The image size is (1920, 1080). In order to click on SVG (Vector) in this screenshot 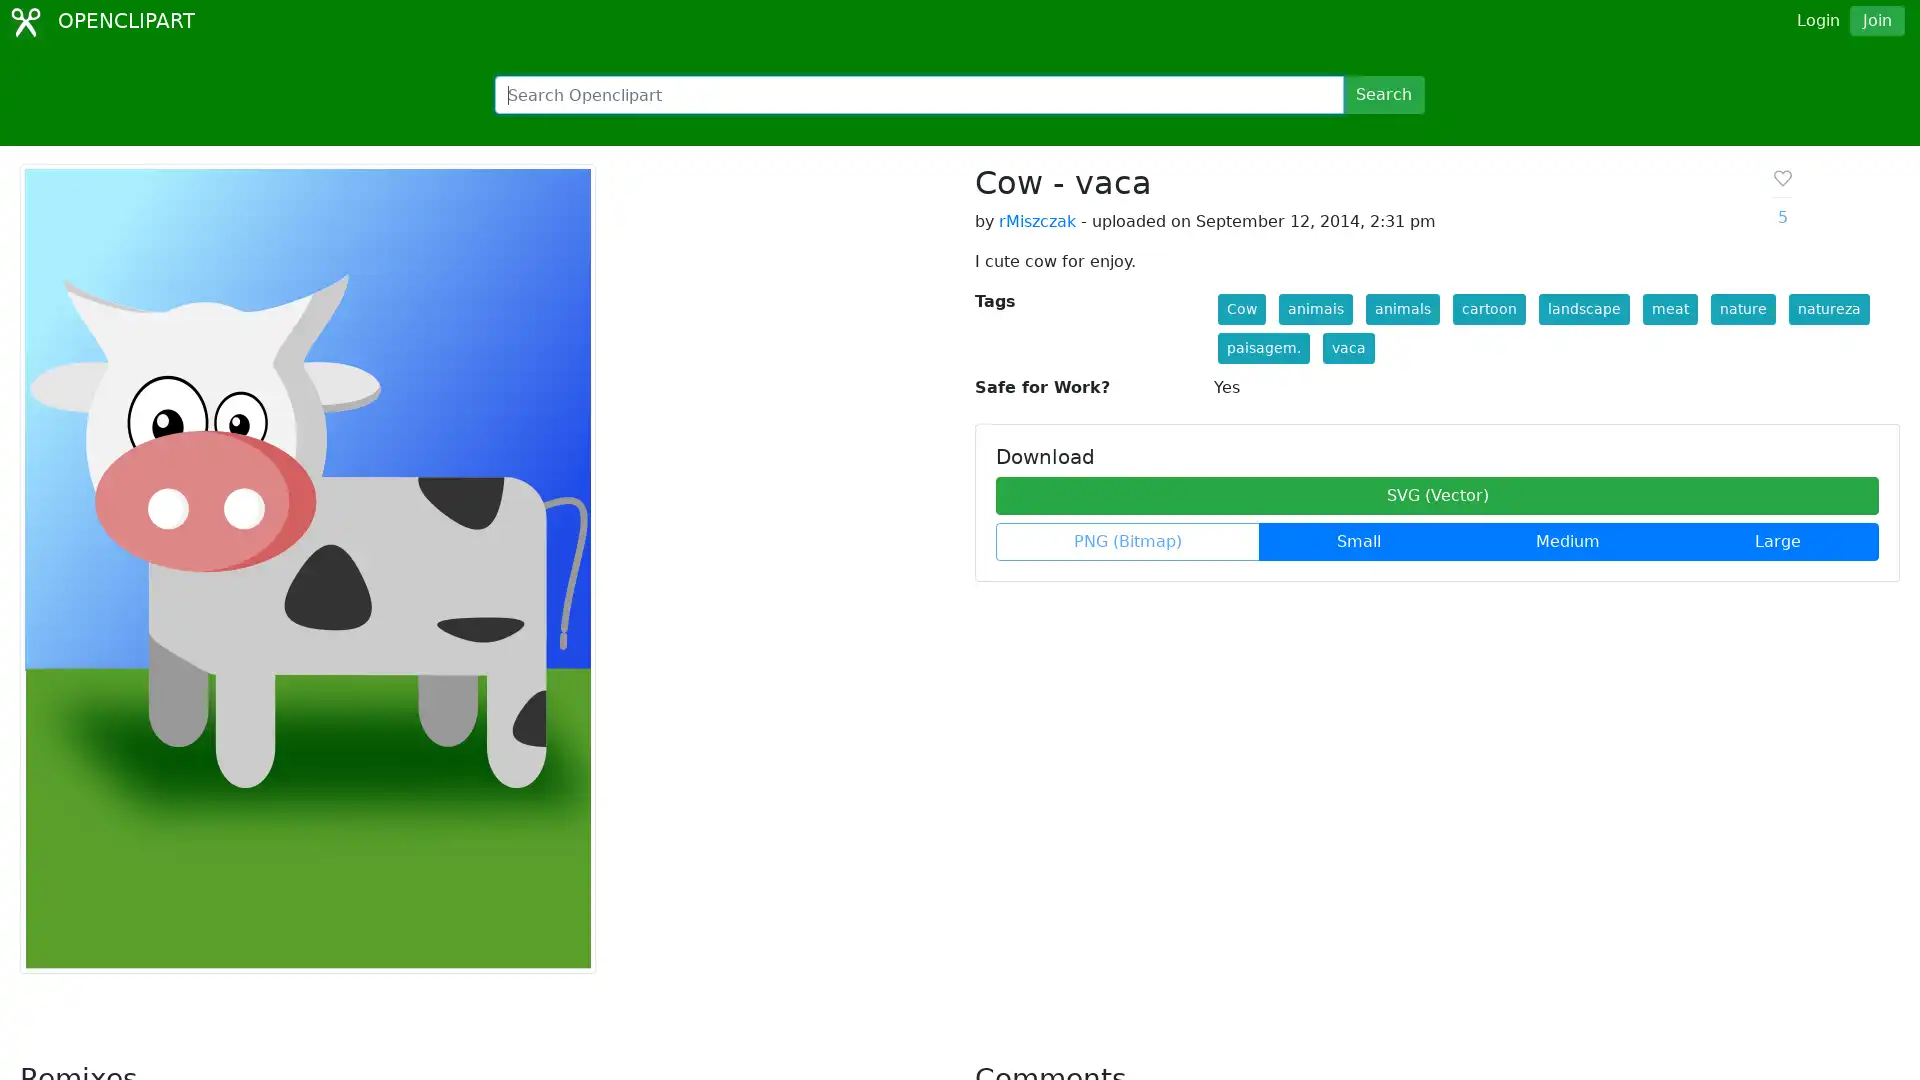, I will do `click(1436, 495)`.